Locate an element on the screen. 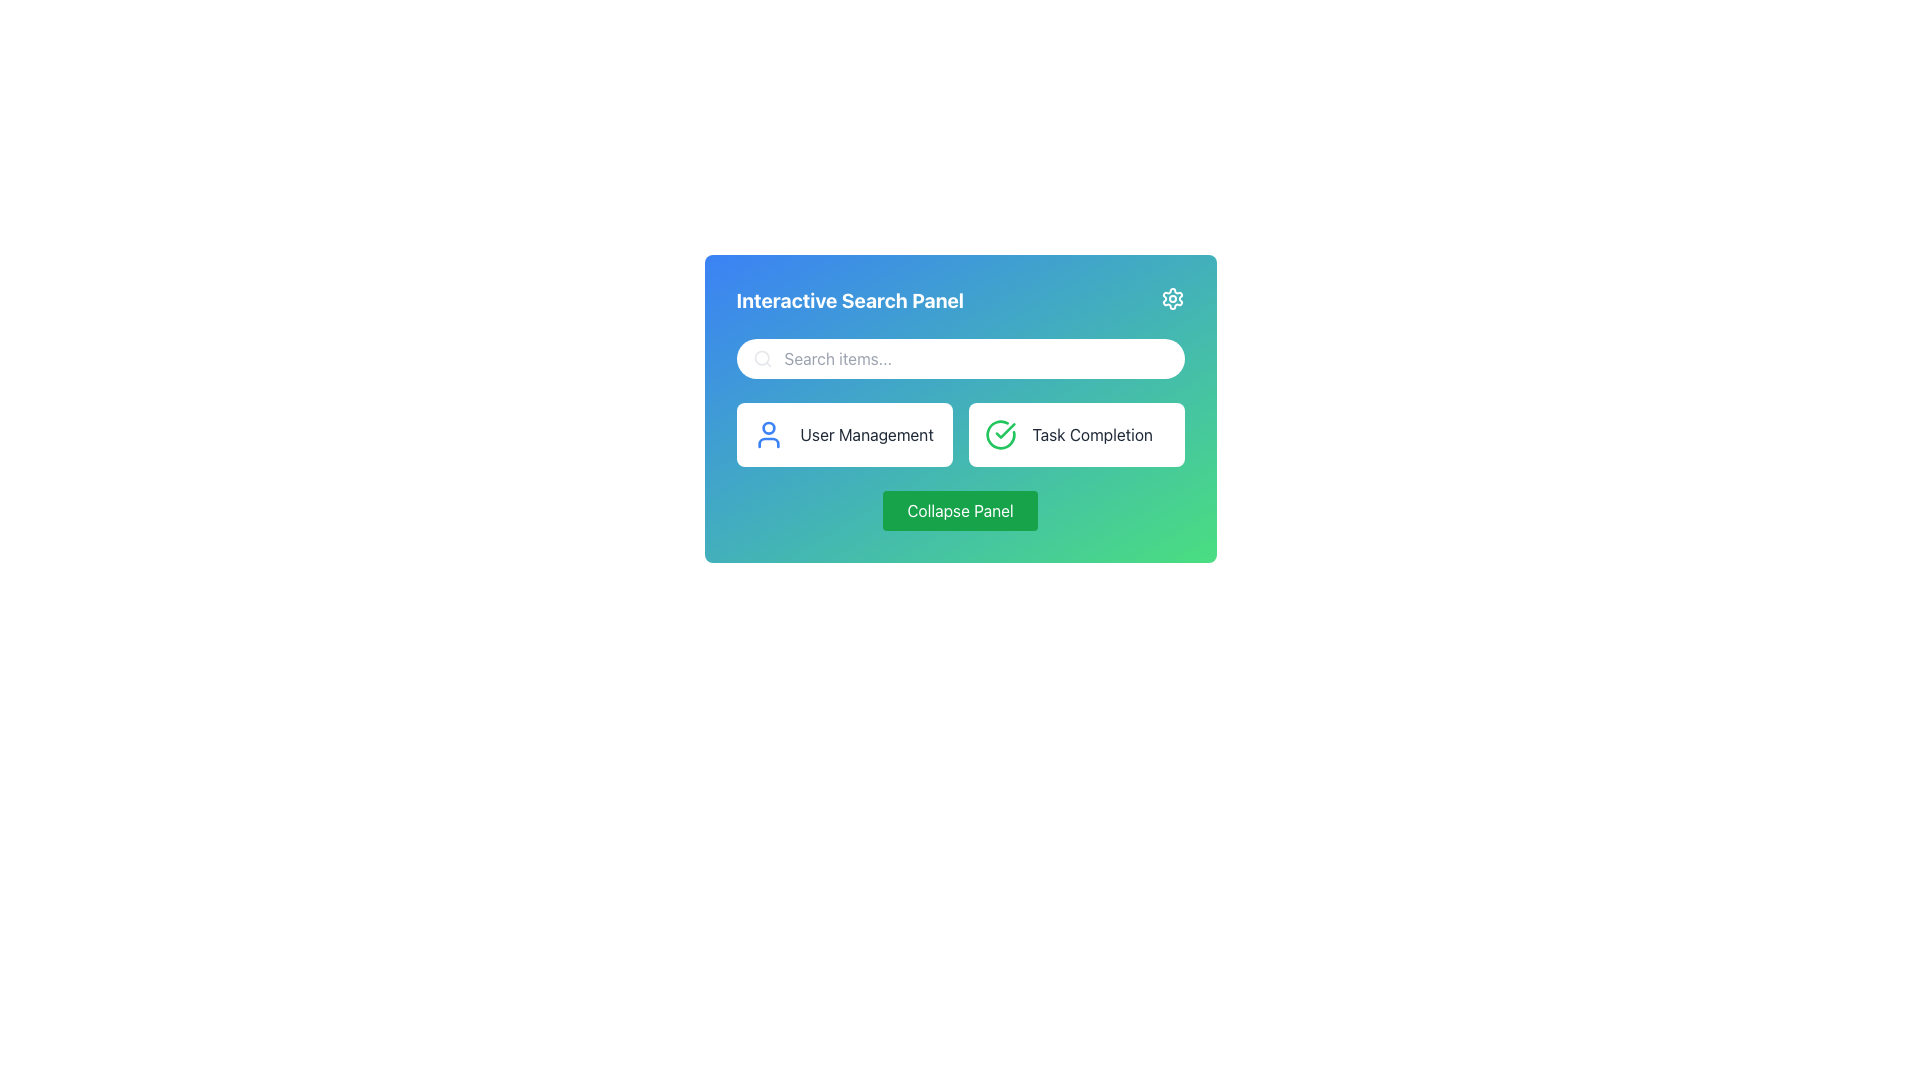 This screenshot has height=1080, width=1920. the 'User Management' and 'Task Completion' sections of the 'Interactive Search Panel' is located at coordinates (960, 407).